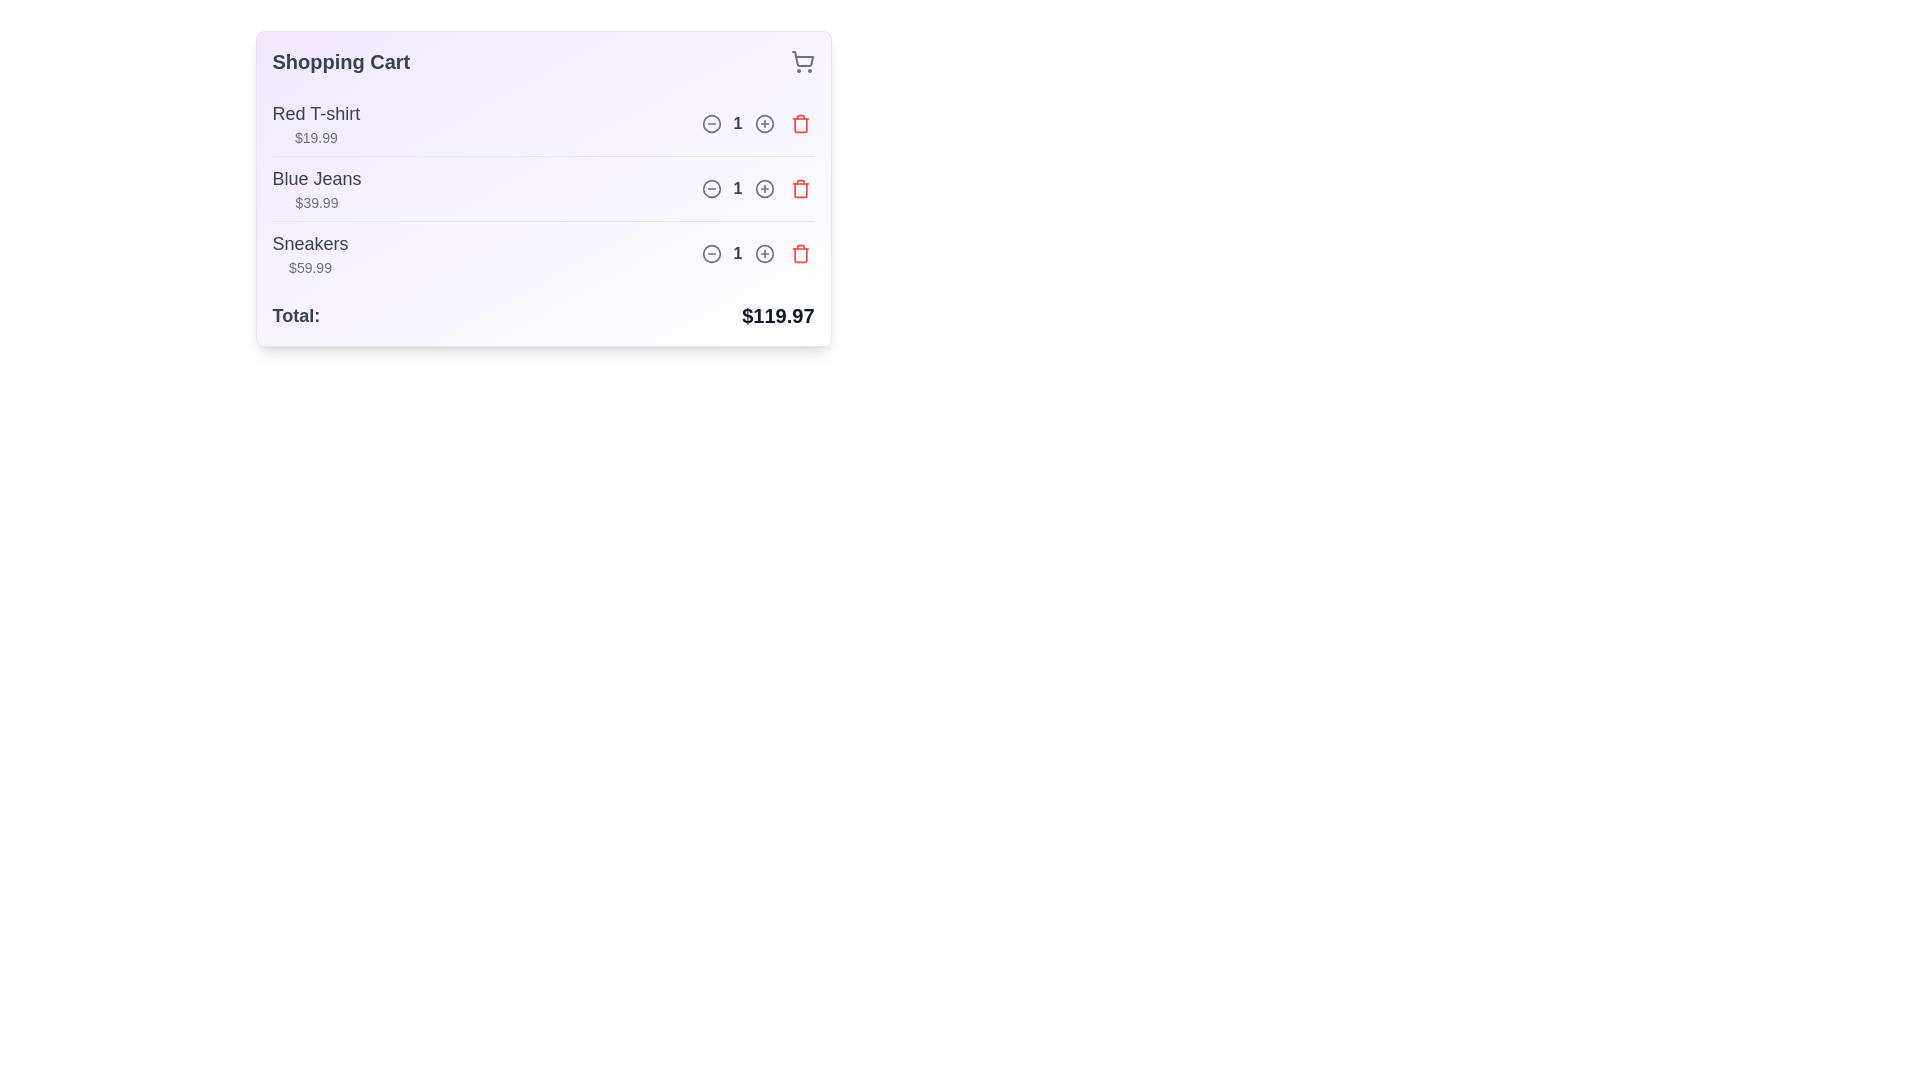 The width and height of the screenshot is (1920, 1080). Describe the element at coordinates (711, 189) in the screenshot. I see `the circular icon for the 'Blue Jeans' item in the shopping cart, which features a circular outer line with a smaller red circular area, positioned before the increment button` at that location.